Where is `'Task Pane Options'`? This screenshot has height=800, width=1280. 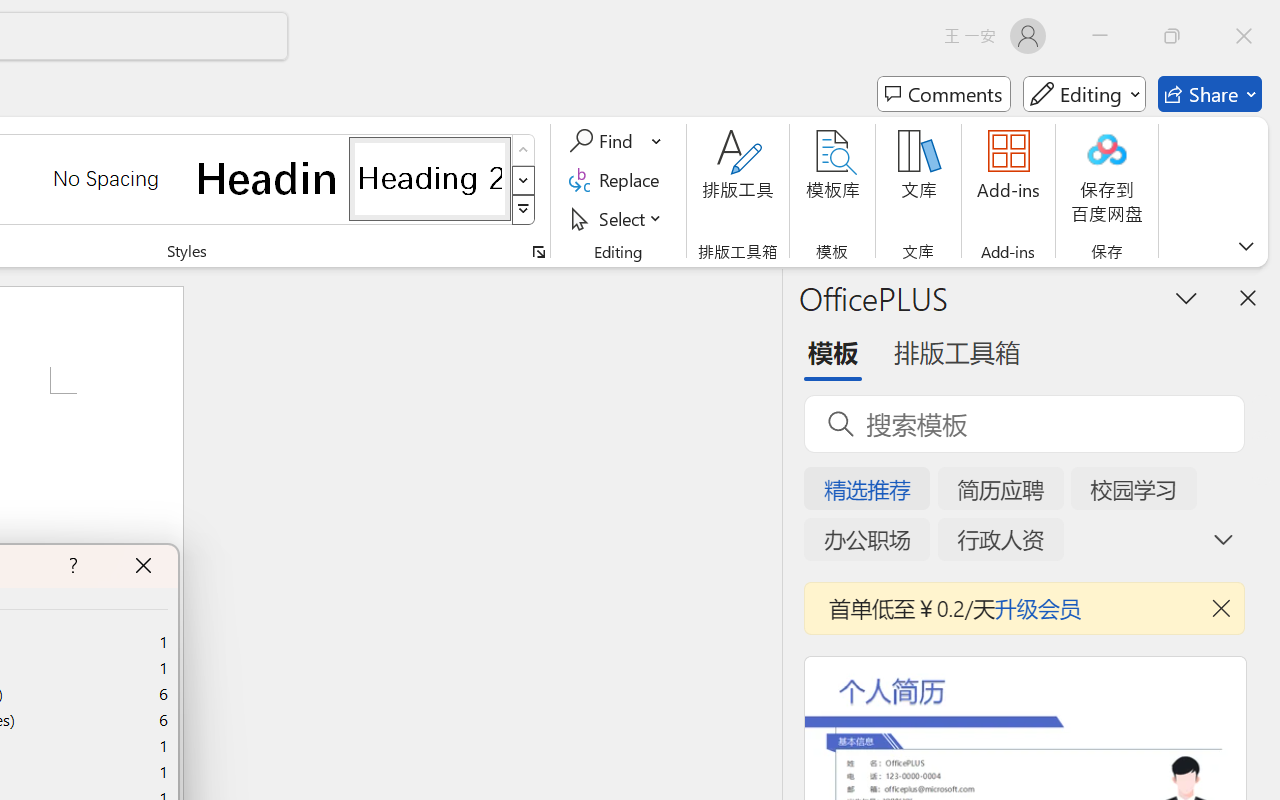
'Task Pane Options' is located at coordinates (1187, 297).